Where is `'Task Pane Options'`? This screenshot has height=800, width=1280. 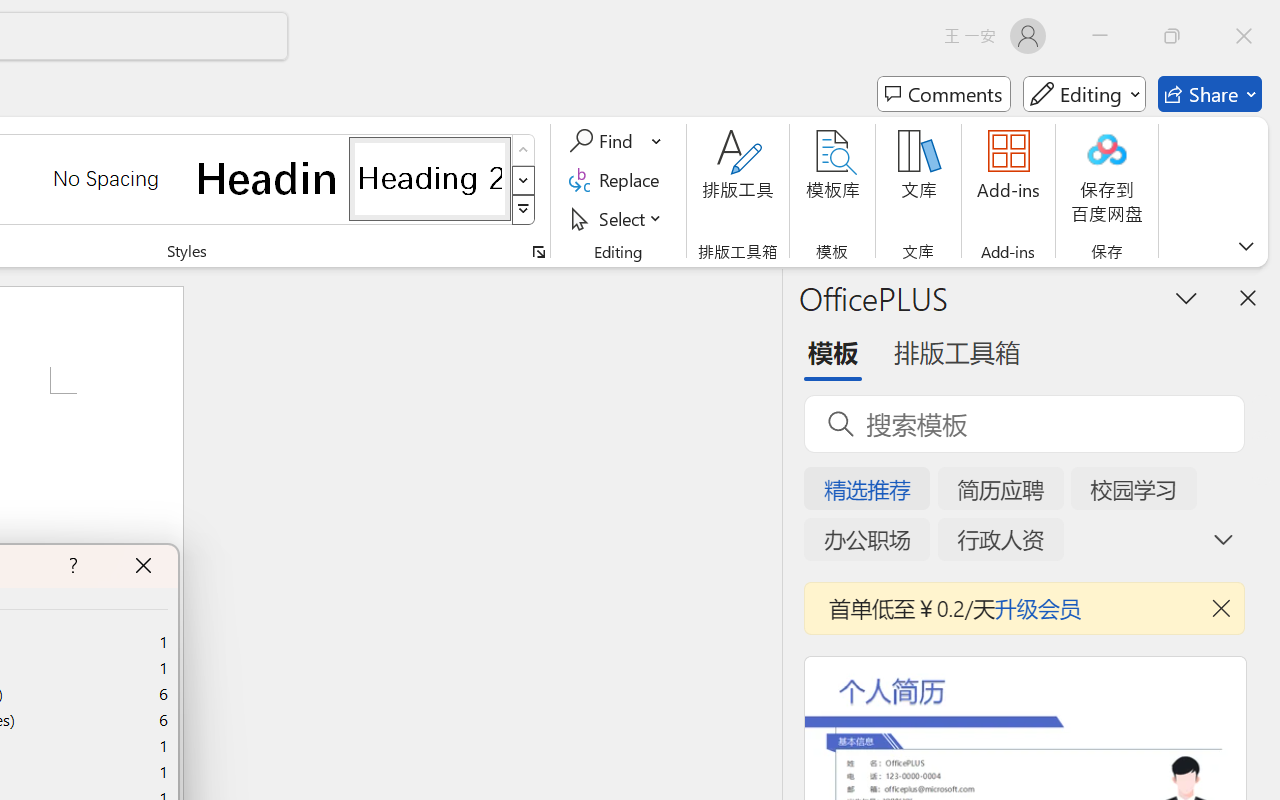
'Task Pane Options' is located at coordinates (1187, 297).